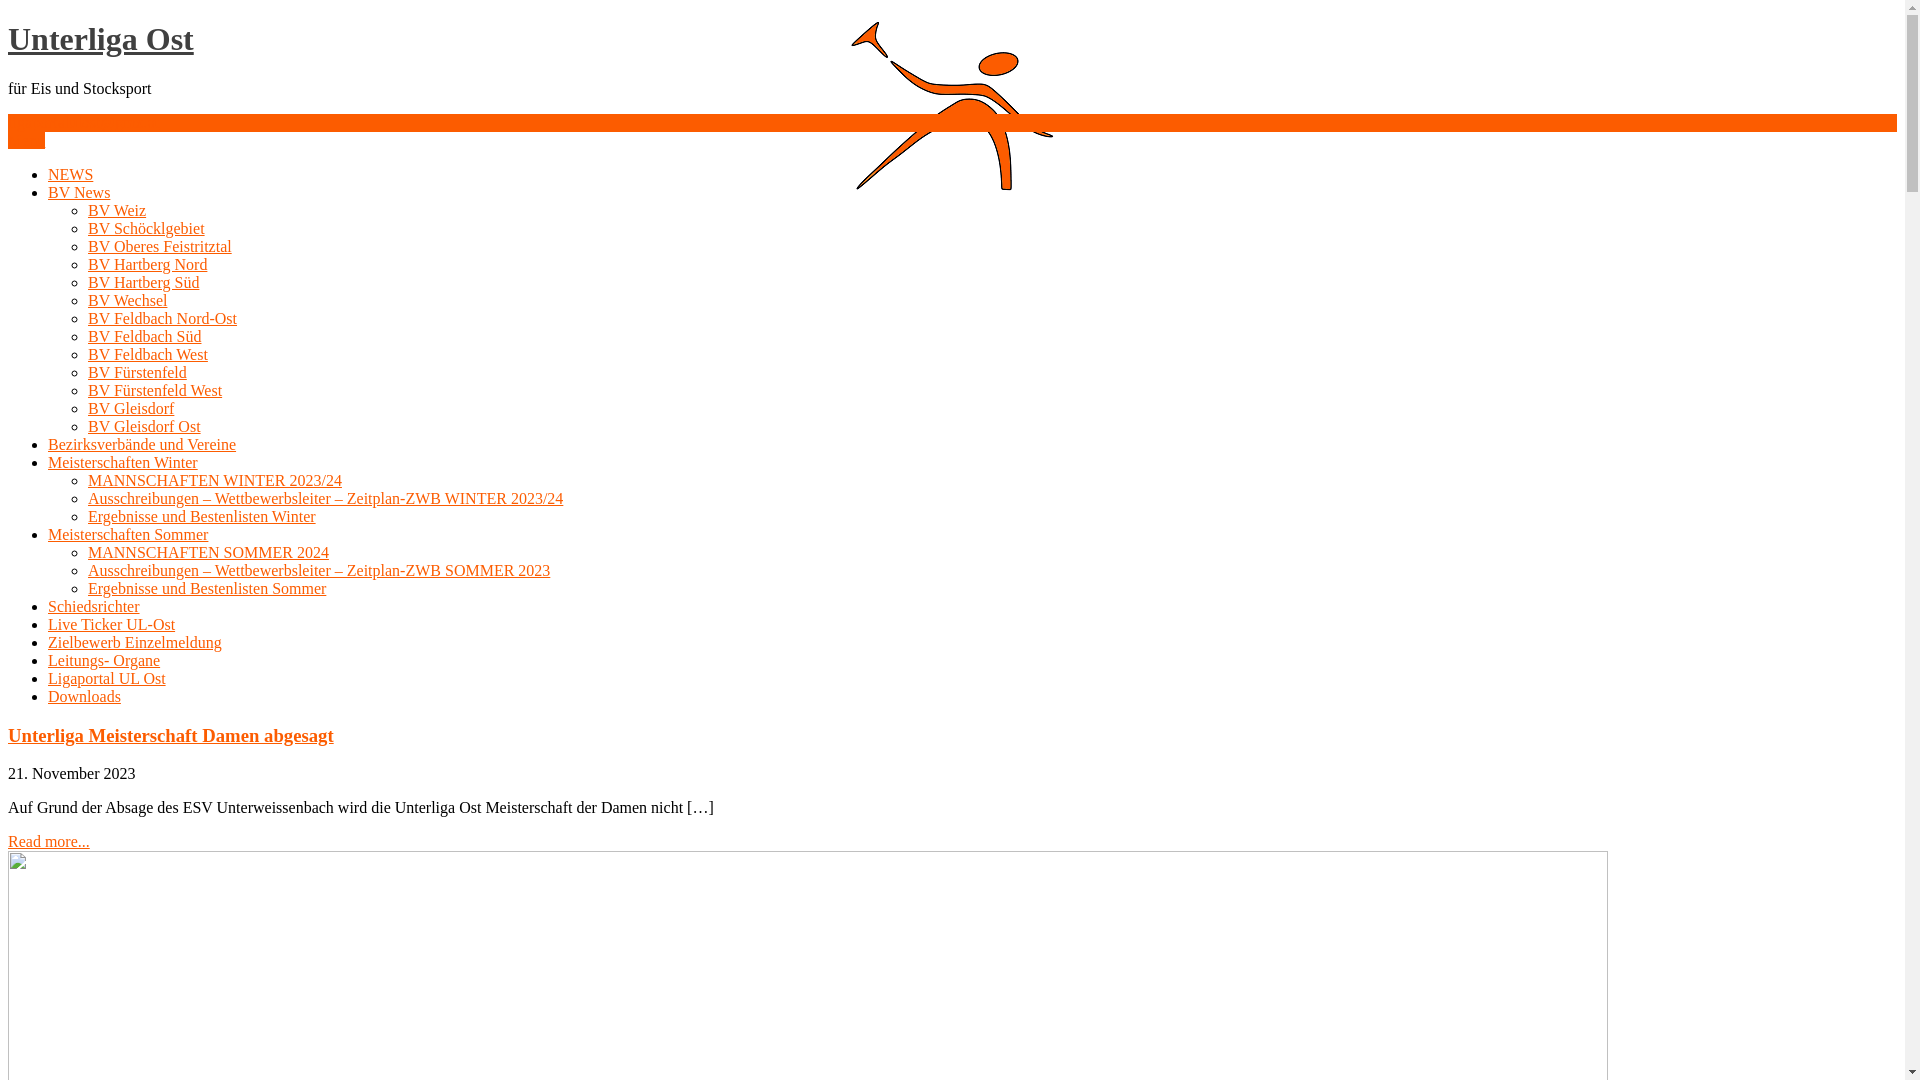 Image resolution: width=1920 pixels, height=1080 pixels. Describe the element at coordinates (86, 353) in the screenshot. I see `'BV Feldbach West'` at that location.